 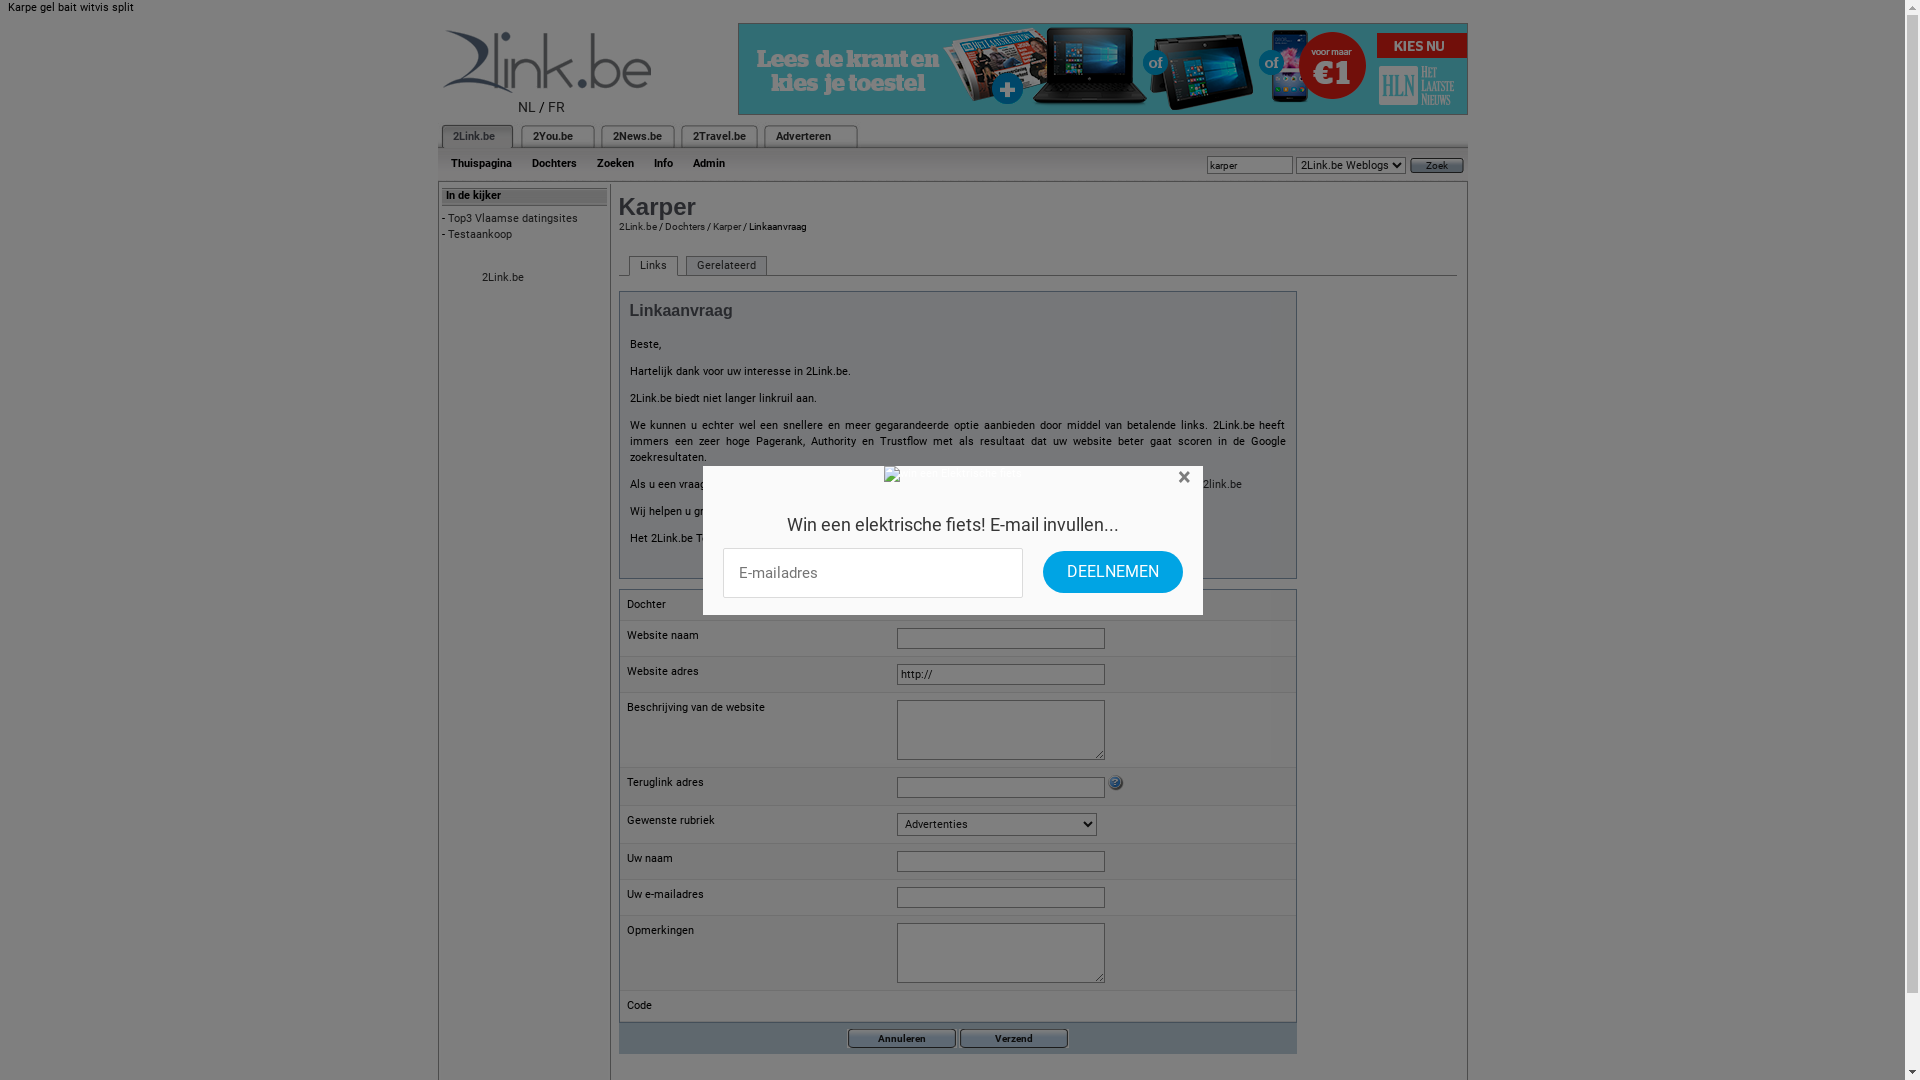 I want to click on 'Thuispagina', so click(x=480, y=162).